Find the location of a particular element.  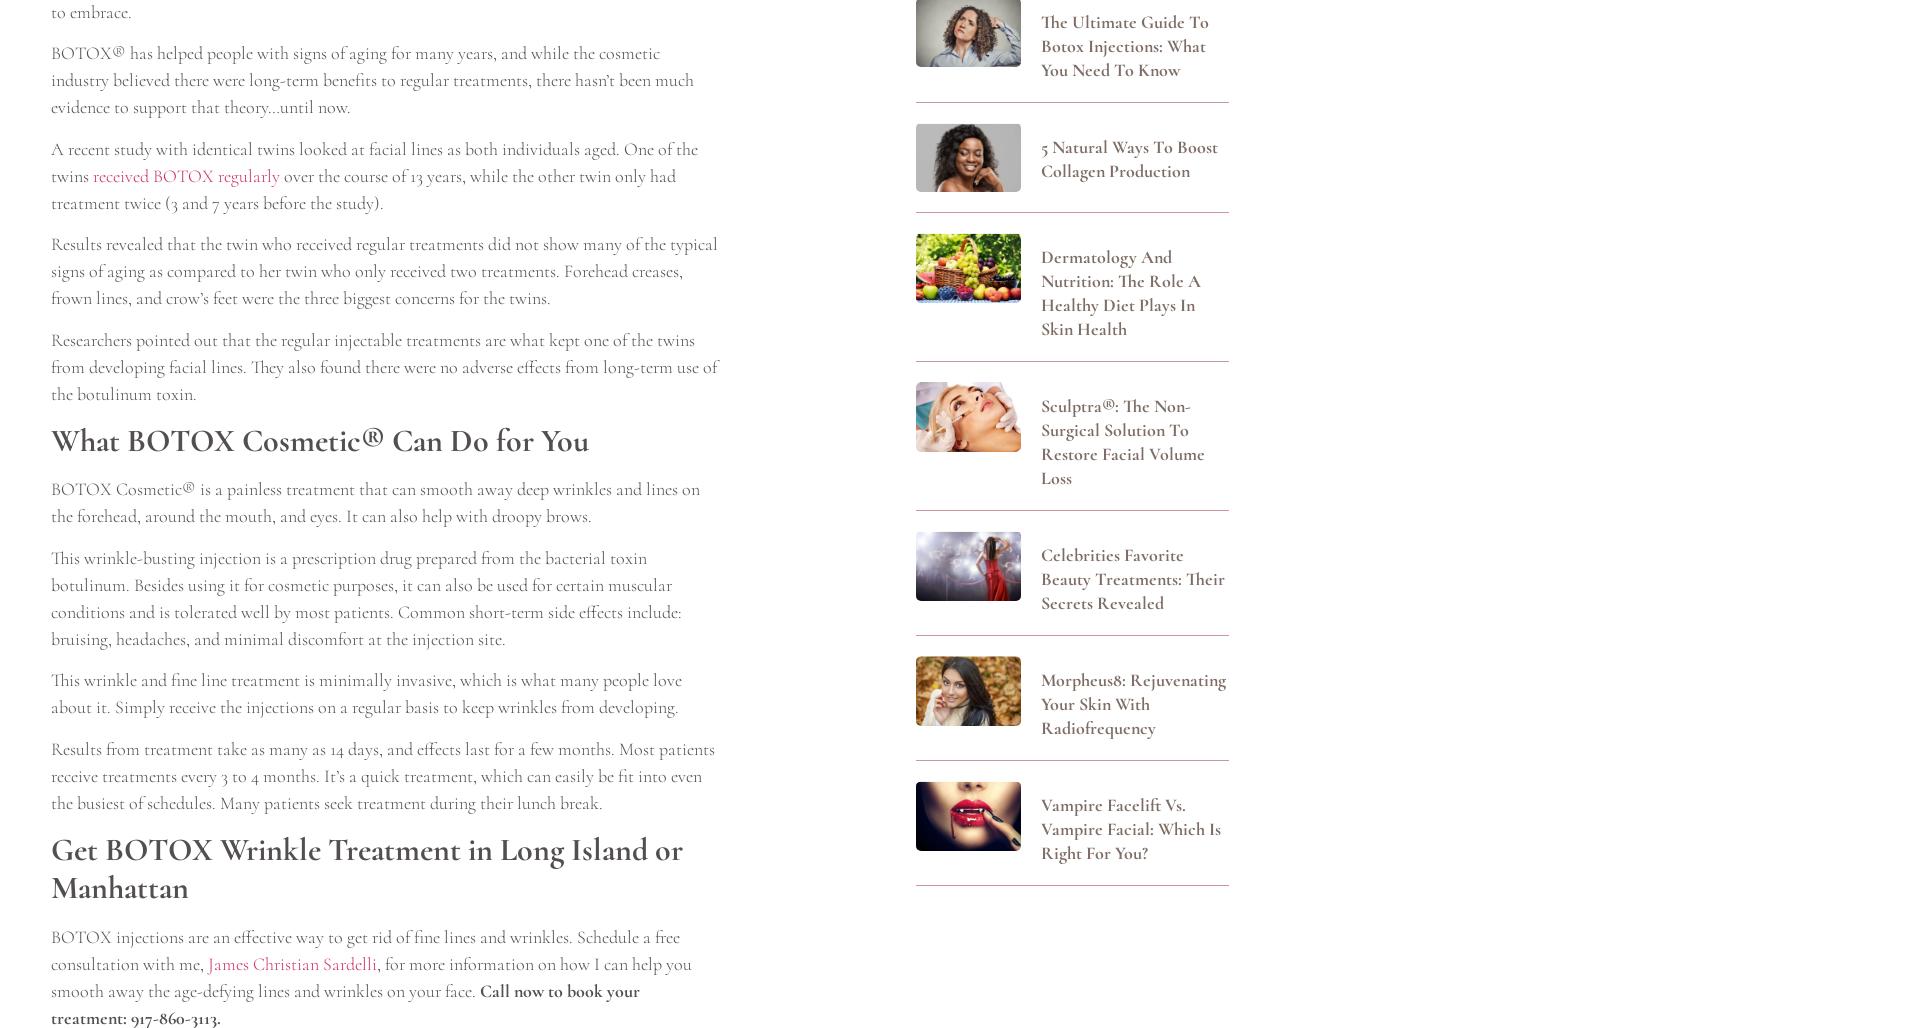

'Morpheus8: Rejuvenating Your Skin with Radiofrequency' is located at coordinates (1039, 703).